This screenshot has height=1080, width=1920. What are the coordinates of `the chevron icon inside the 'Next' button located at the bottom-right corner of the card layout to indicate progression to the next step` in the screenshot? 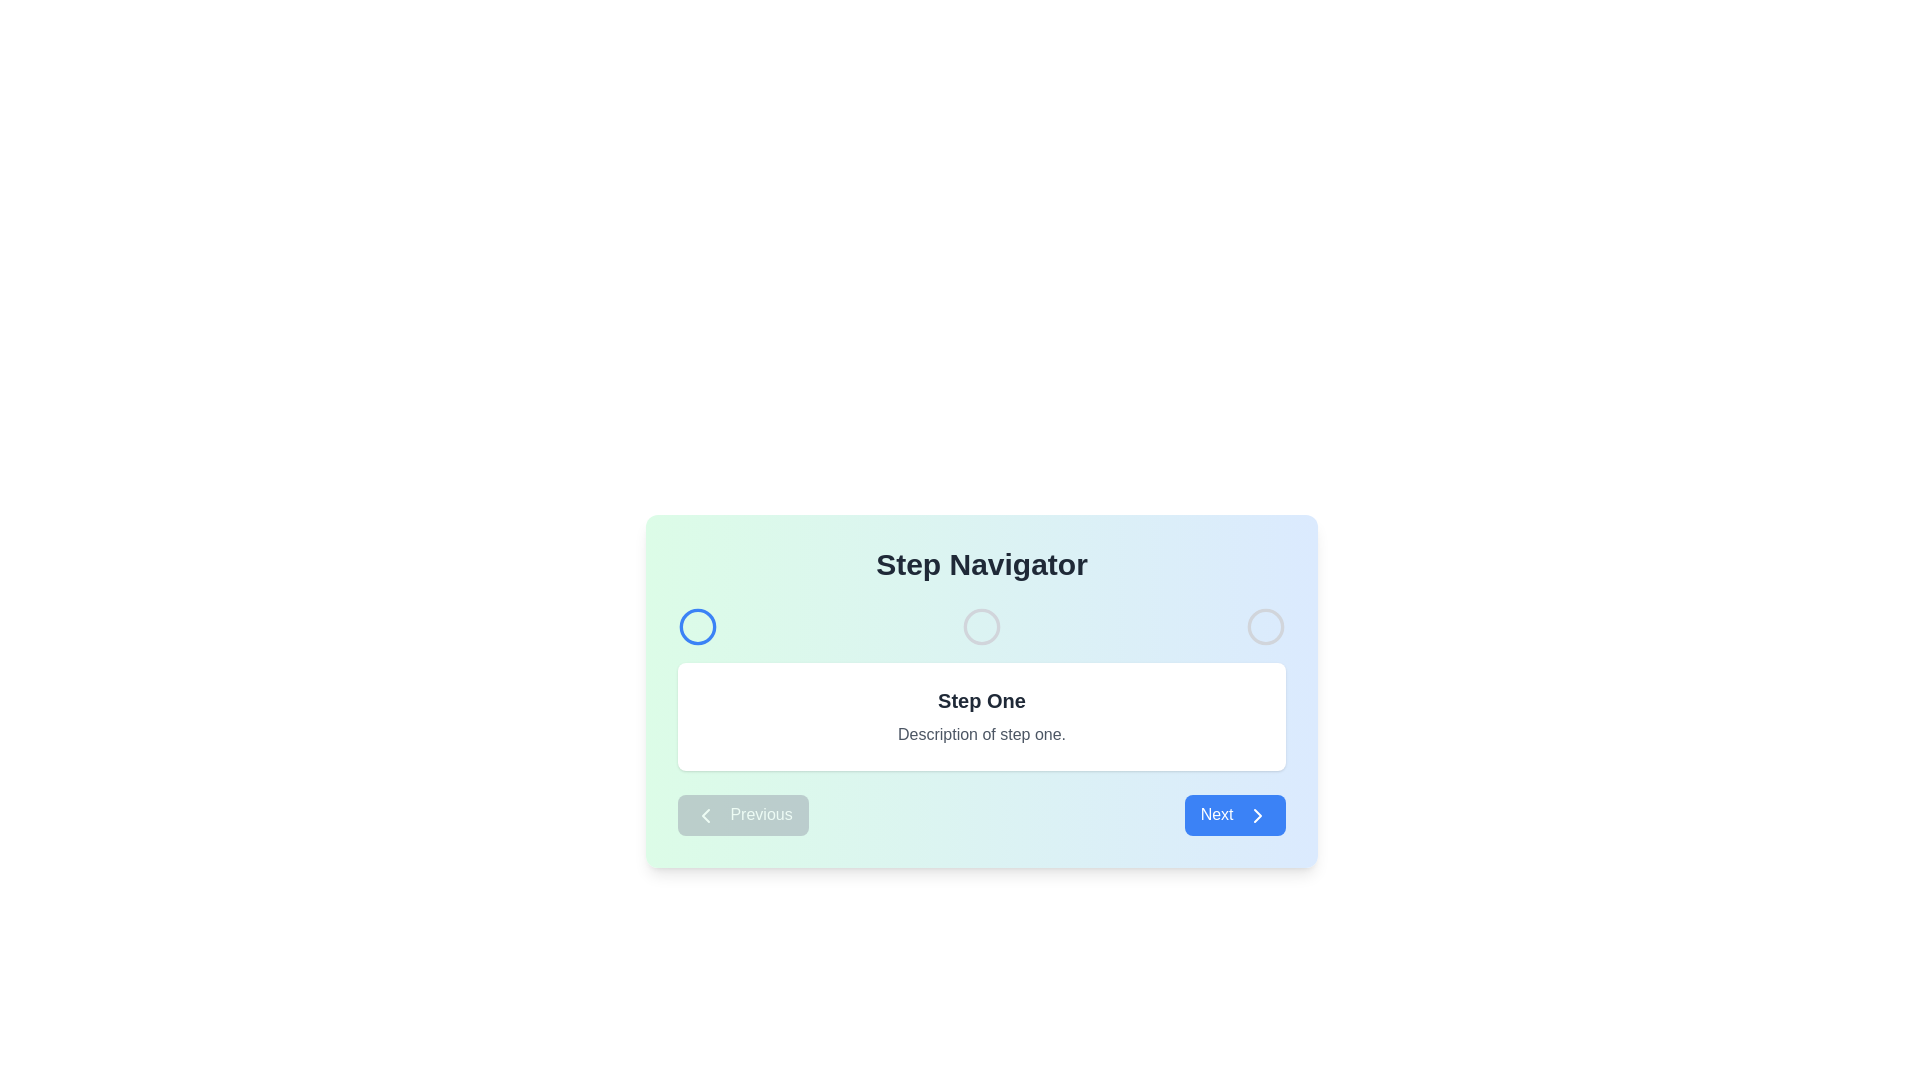 It's located at (1256, 814).